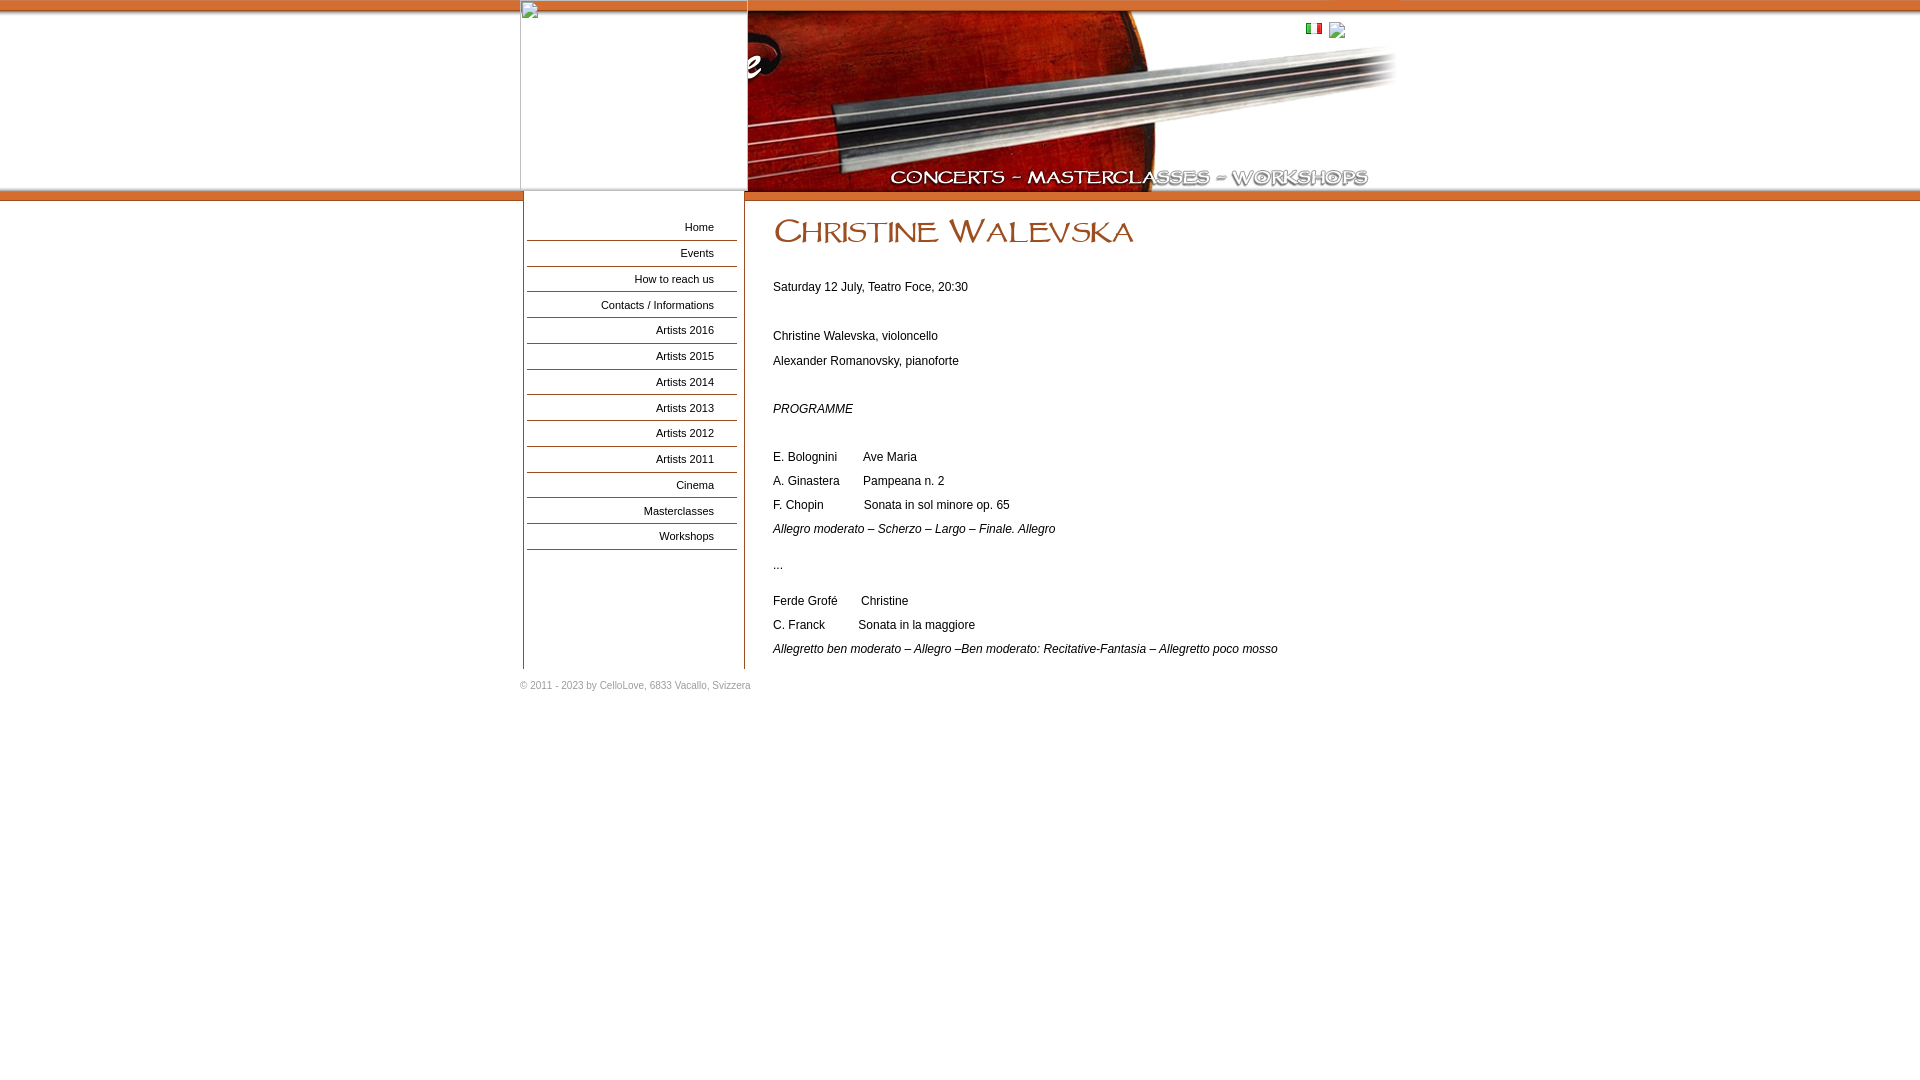 The width and height of the screenshot is (1920, 1080). I want to click on 'Artists 2014', so click(631, 382).